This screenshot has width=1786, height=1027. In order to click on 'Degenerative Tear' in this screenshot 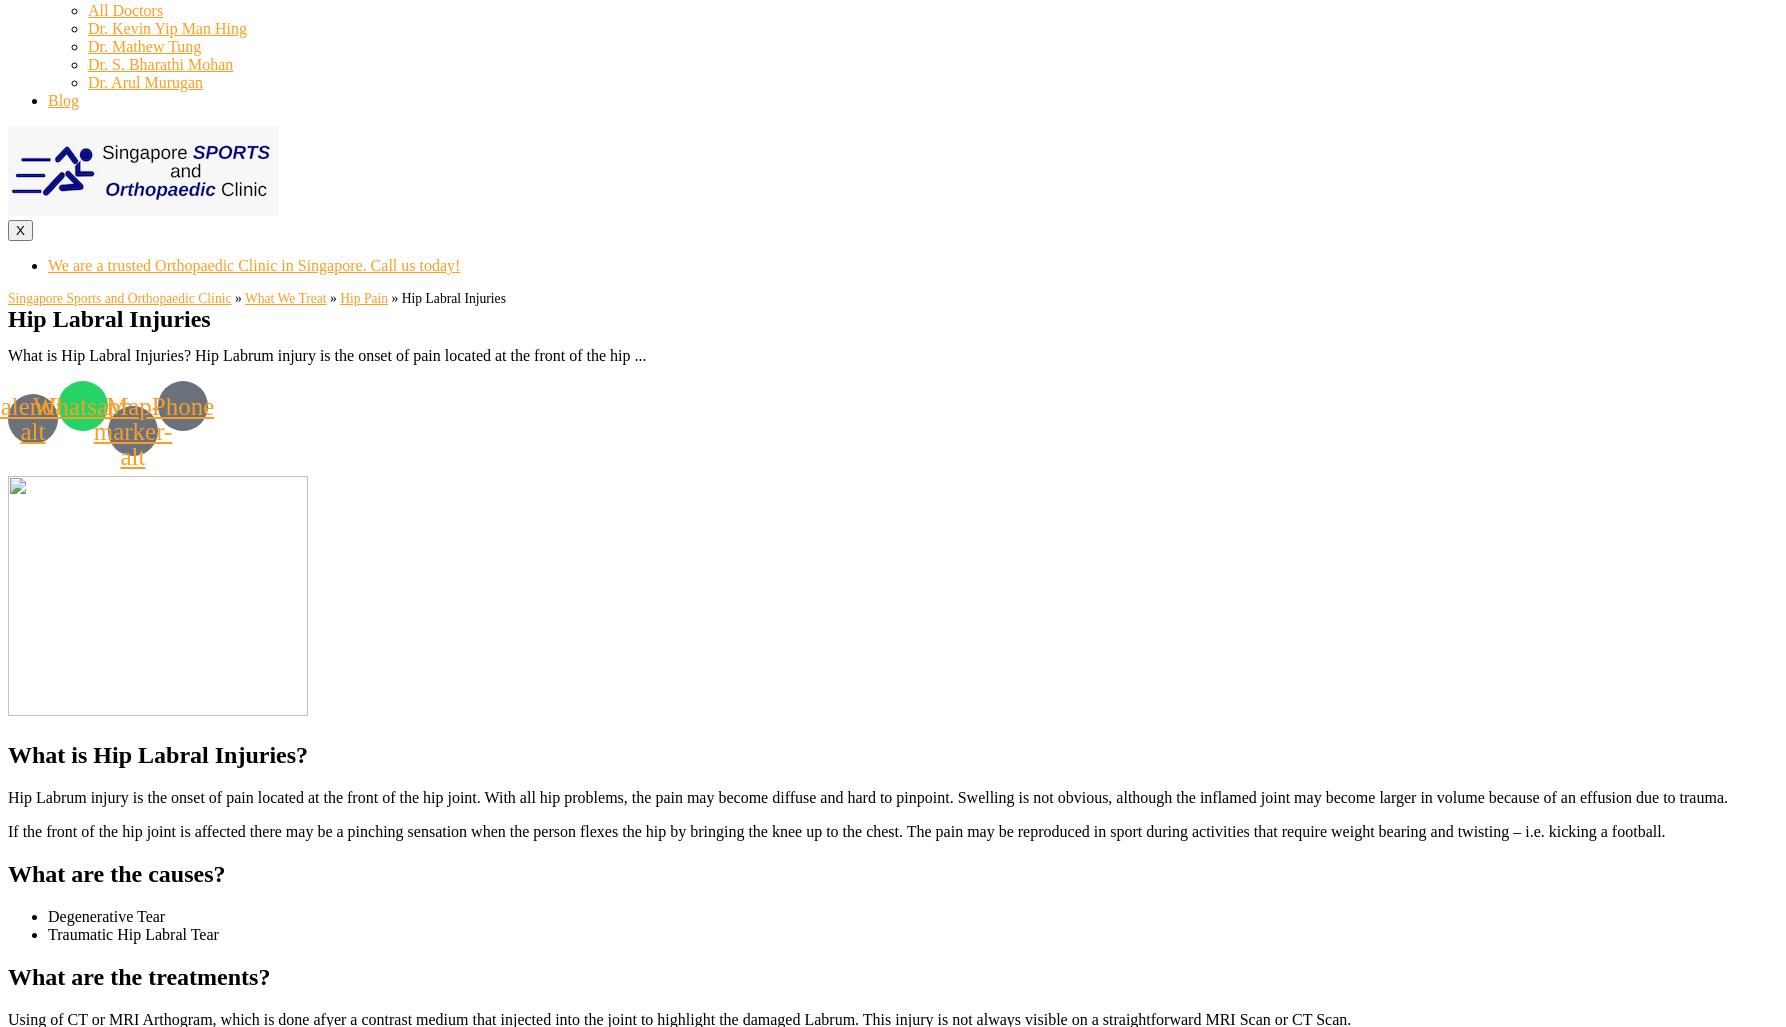, I will do `click(106, 915)`.